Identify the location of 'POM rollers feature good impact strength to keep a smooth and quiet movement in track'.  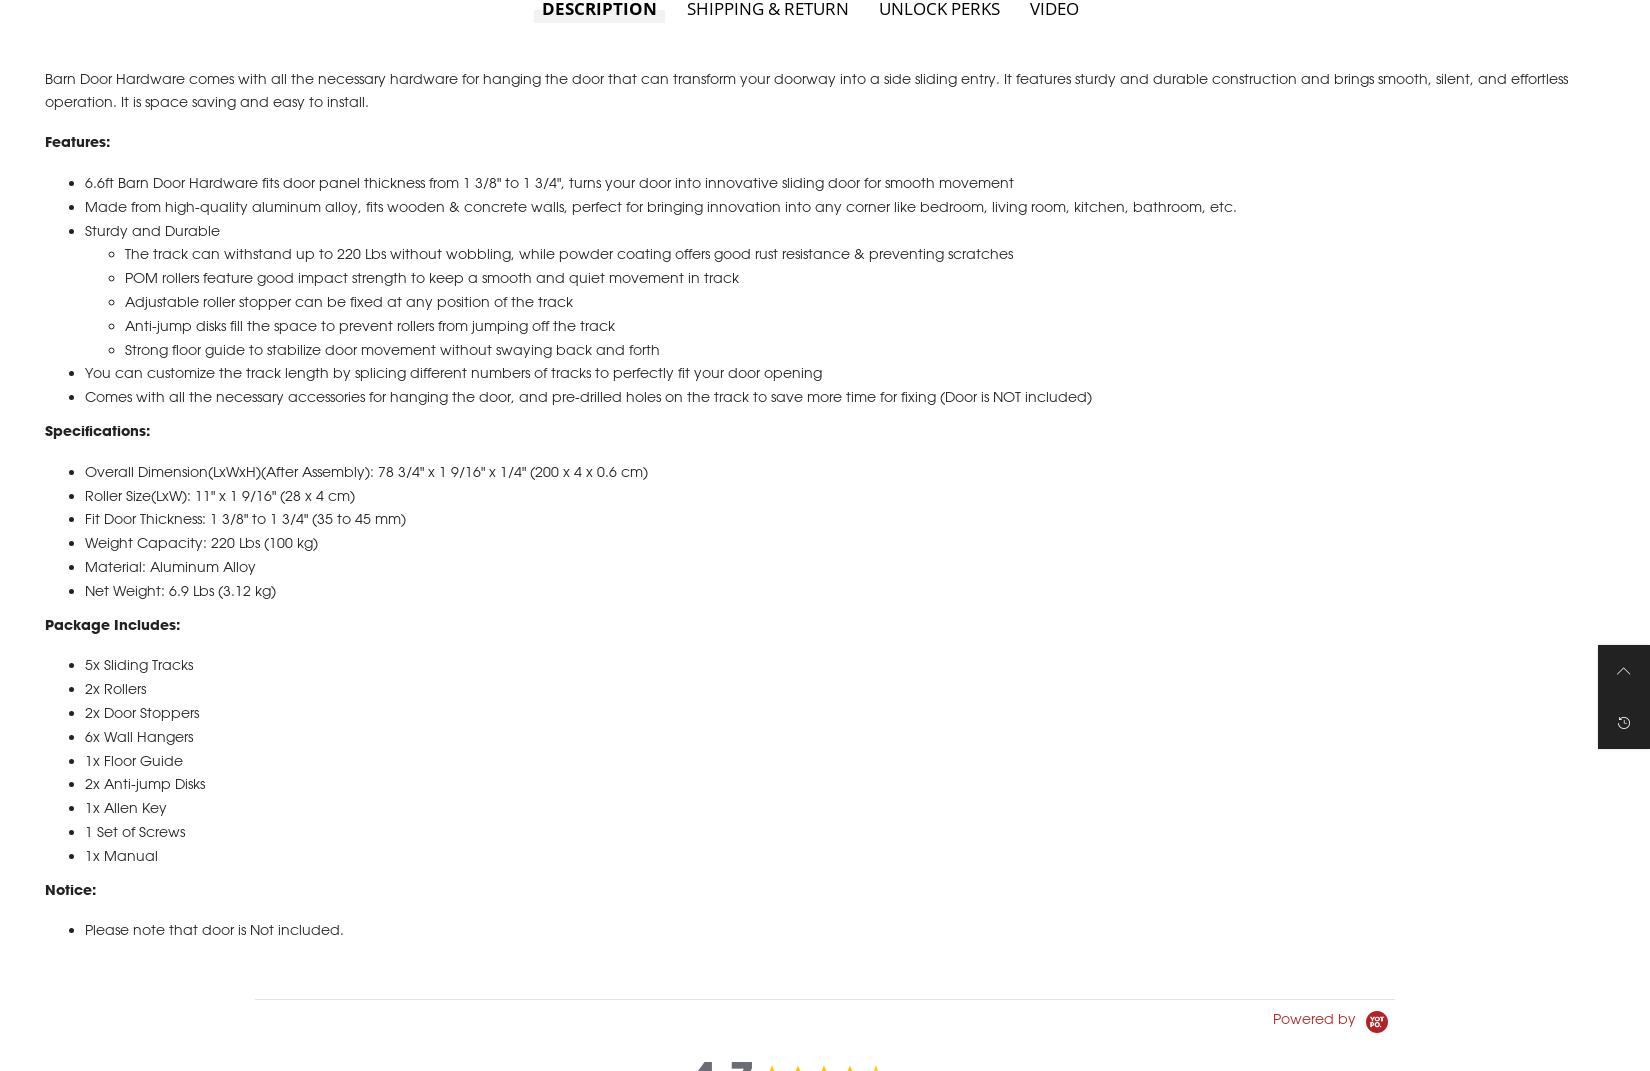
(430, 299).